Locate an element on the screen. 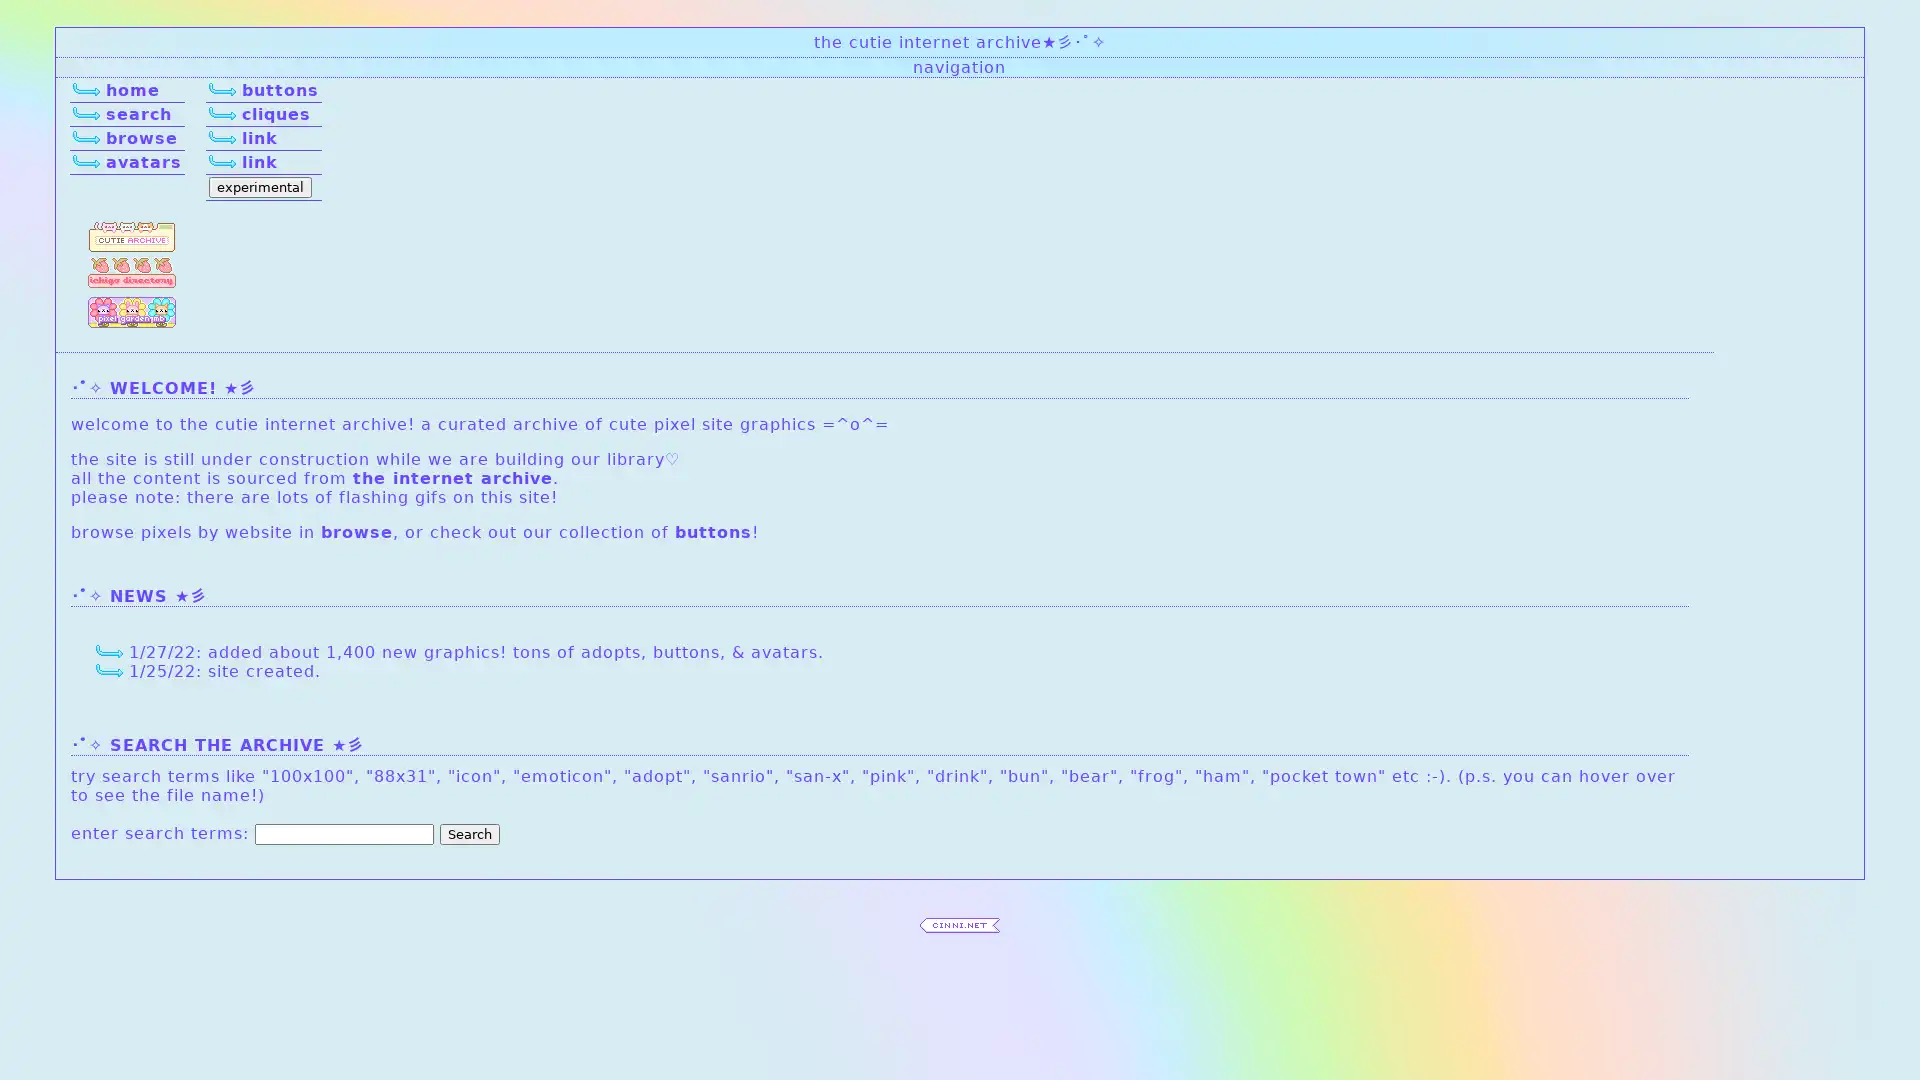 Image resolution: width=1920 pixels, height=1080 pixels. experimental is located at coordinates (258, 187).